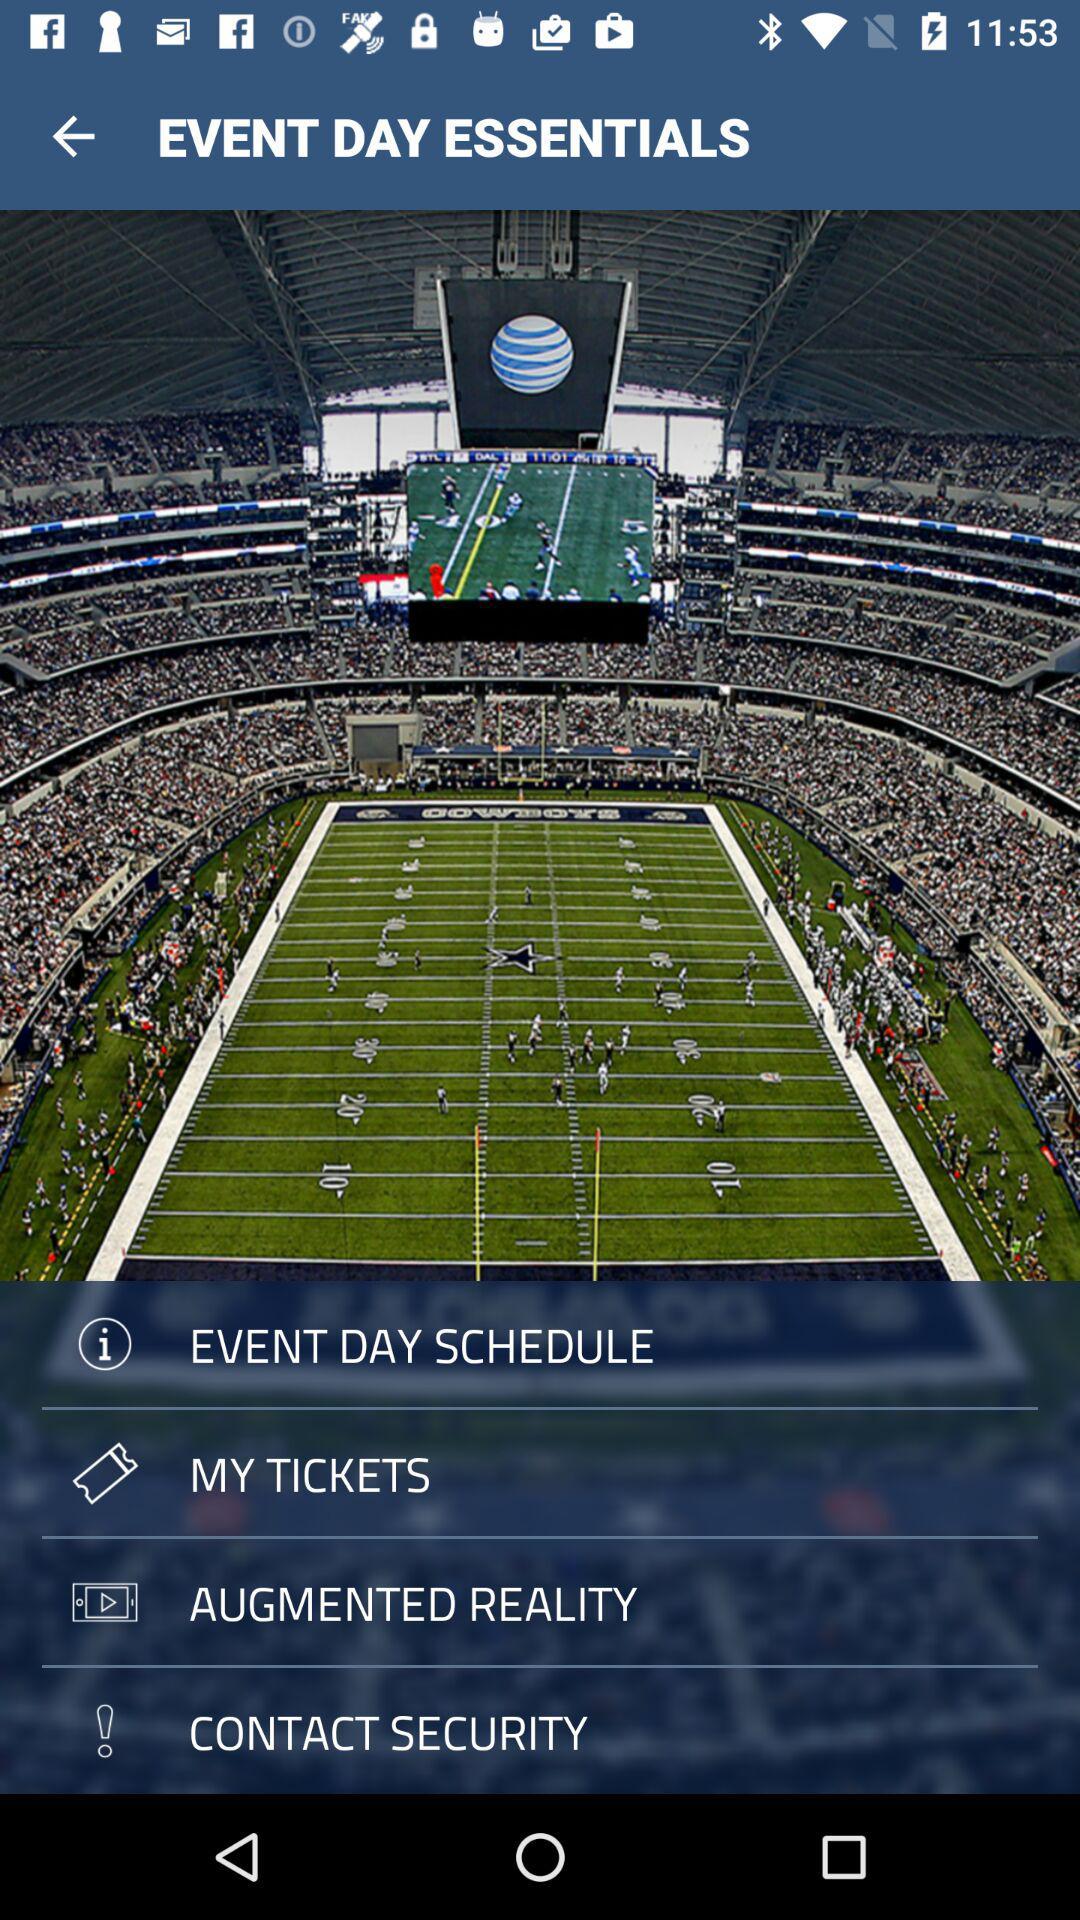 Image resolution: width=1080 pixels, height=1920 pixels. Describe the element at coordinates (72, 135) in the screenshot. I see `icon at the top left corner` at that location.